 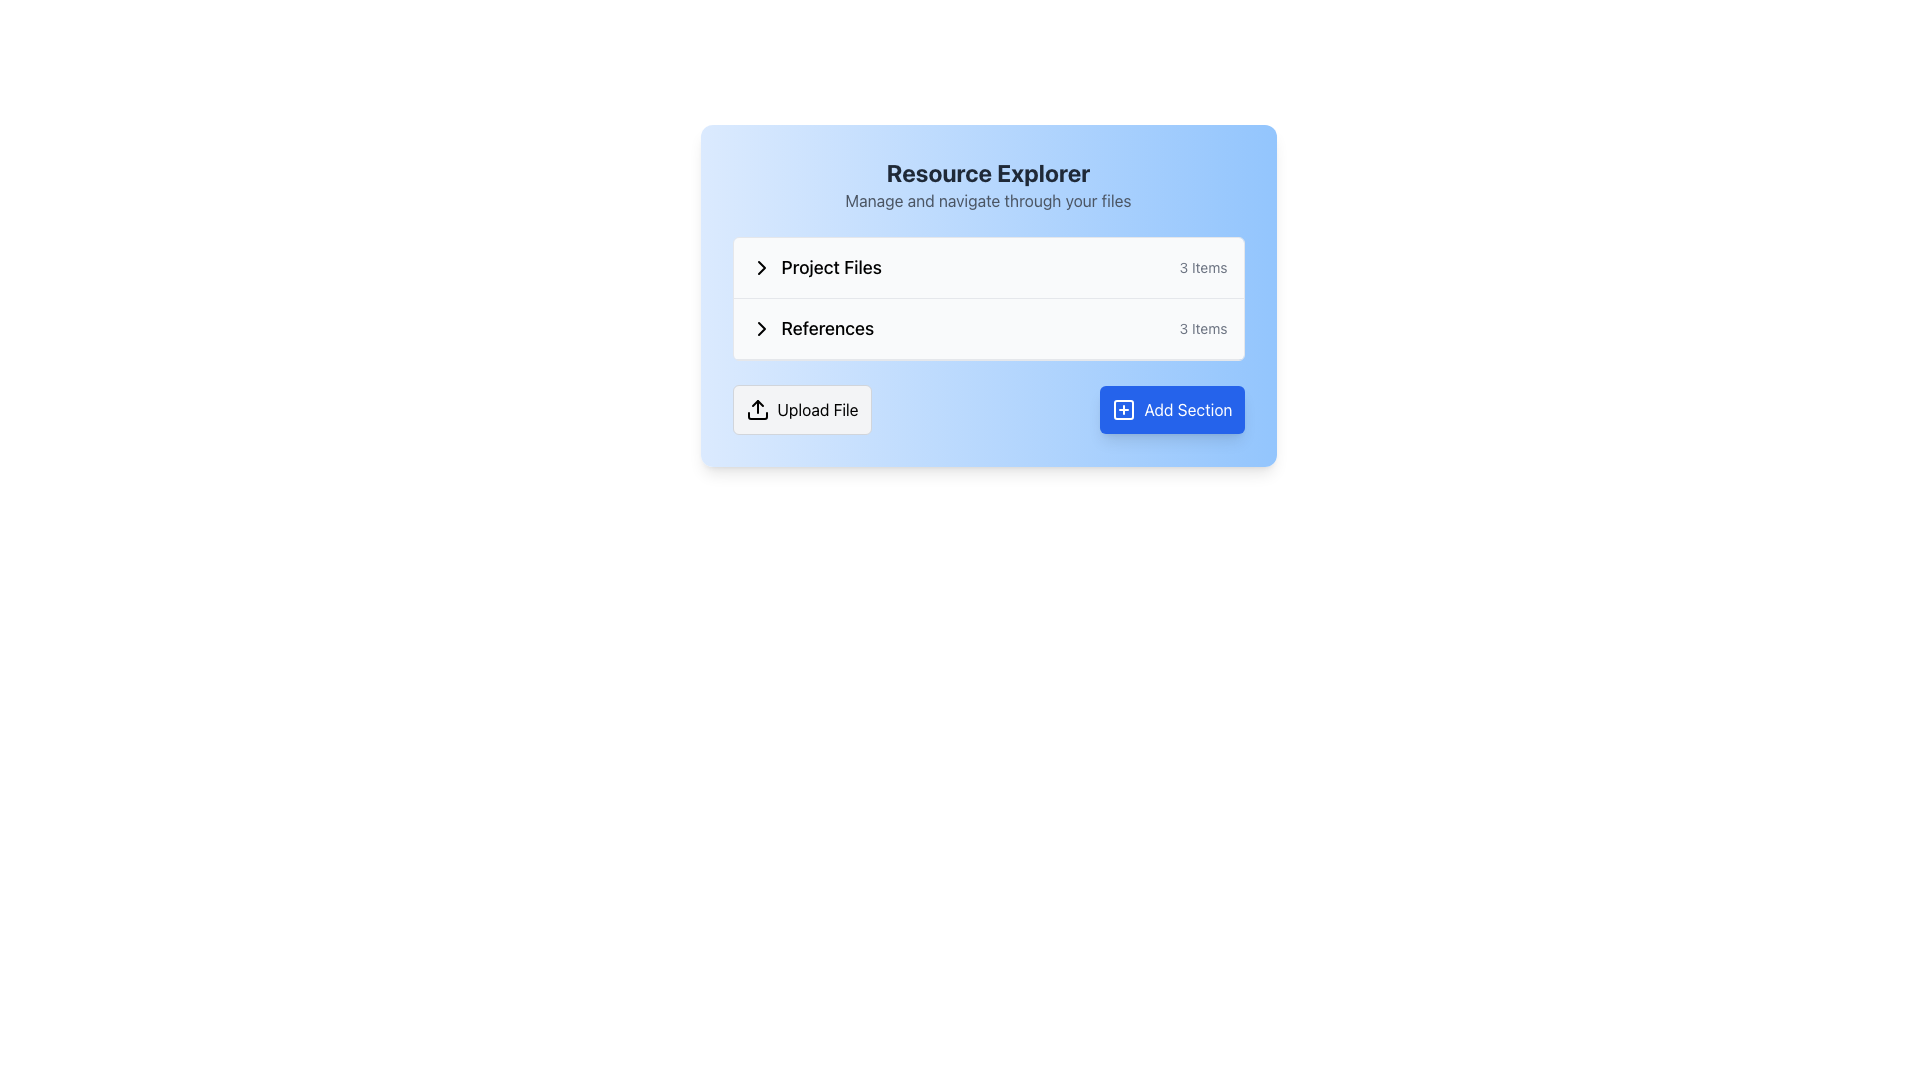 What do you see at coordinates (1124, 408) in the screenshot?
I see `the addition icon located within the 'Add Section' button, which is blue and positioned at the bottom right of the user interface` at bounding box center [1124, 408].